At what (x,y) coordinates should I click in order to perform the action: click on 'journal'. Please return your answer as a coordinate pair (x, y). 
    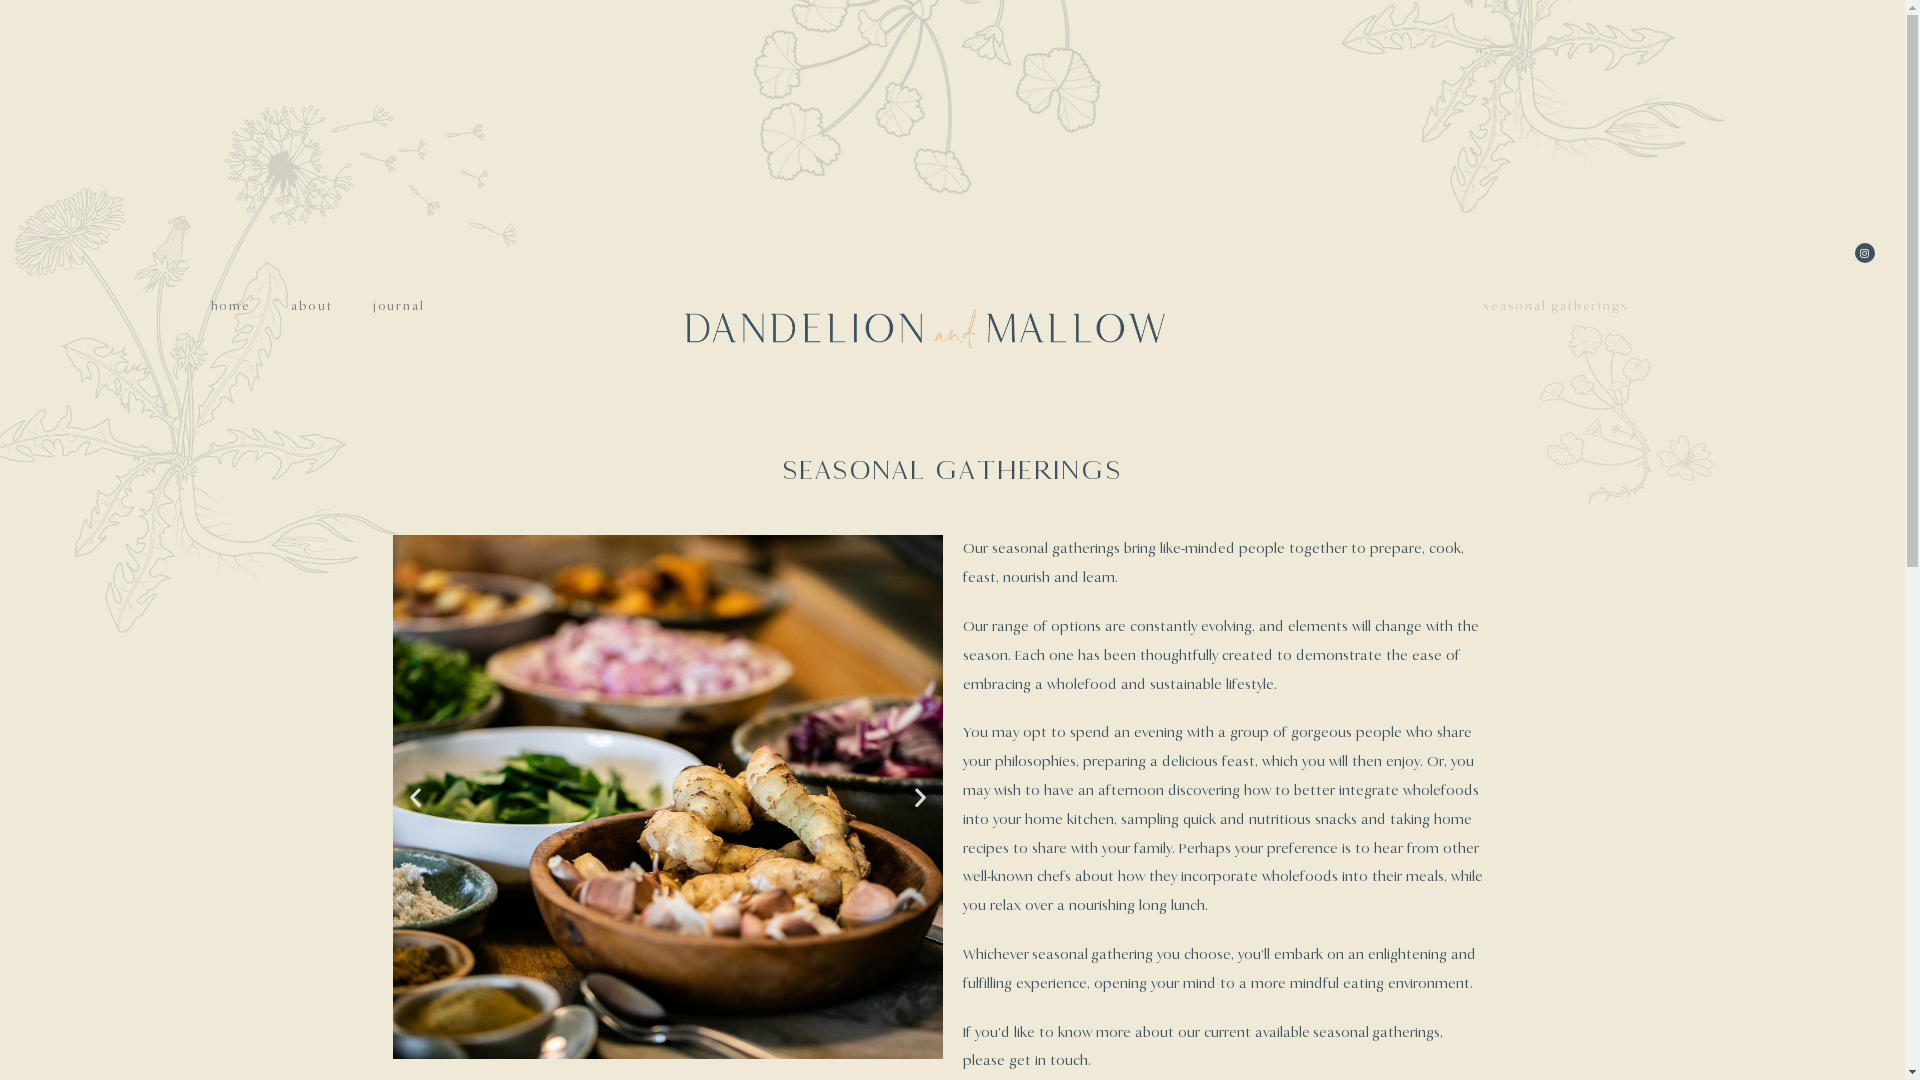
    Looking at the image, I should click on (398, 305).